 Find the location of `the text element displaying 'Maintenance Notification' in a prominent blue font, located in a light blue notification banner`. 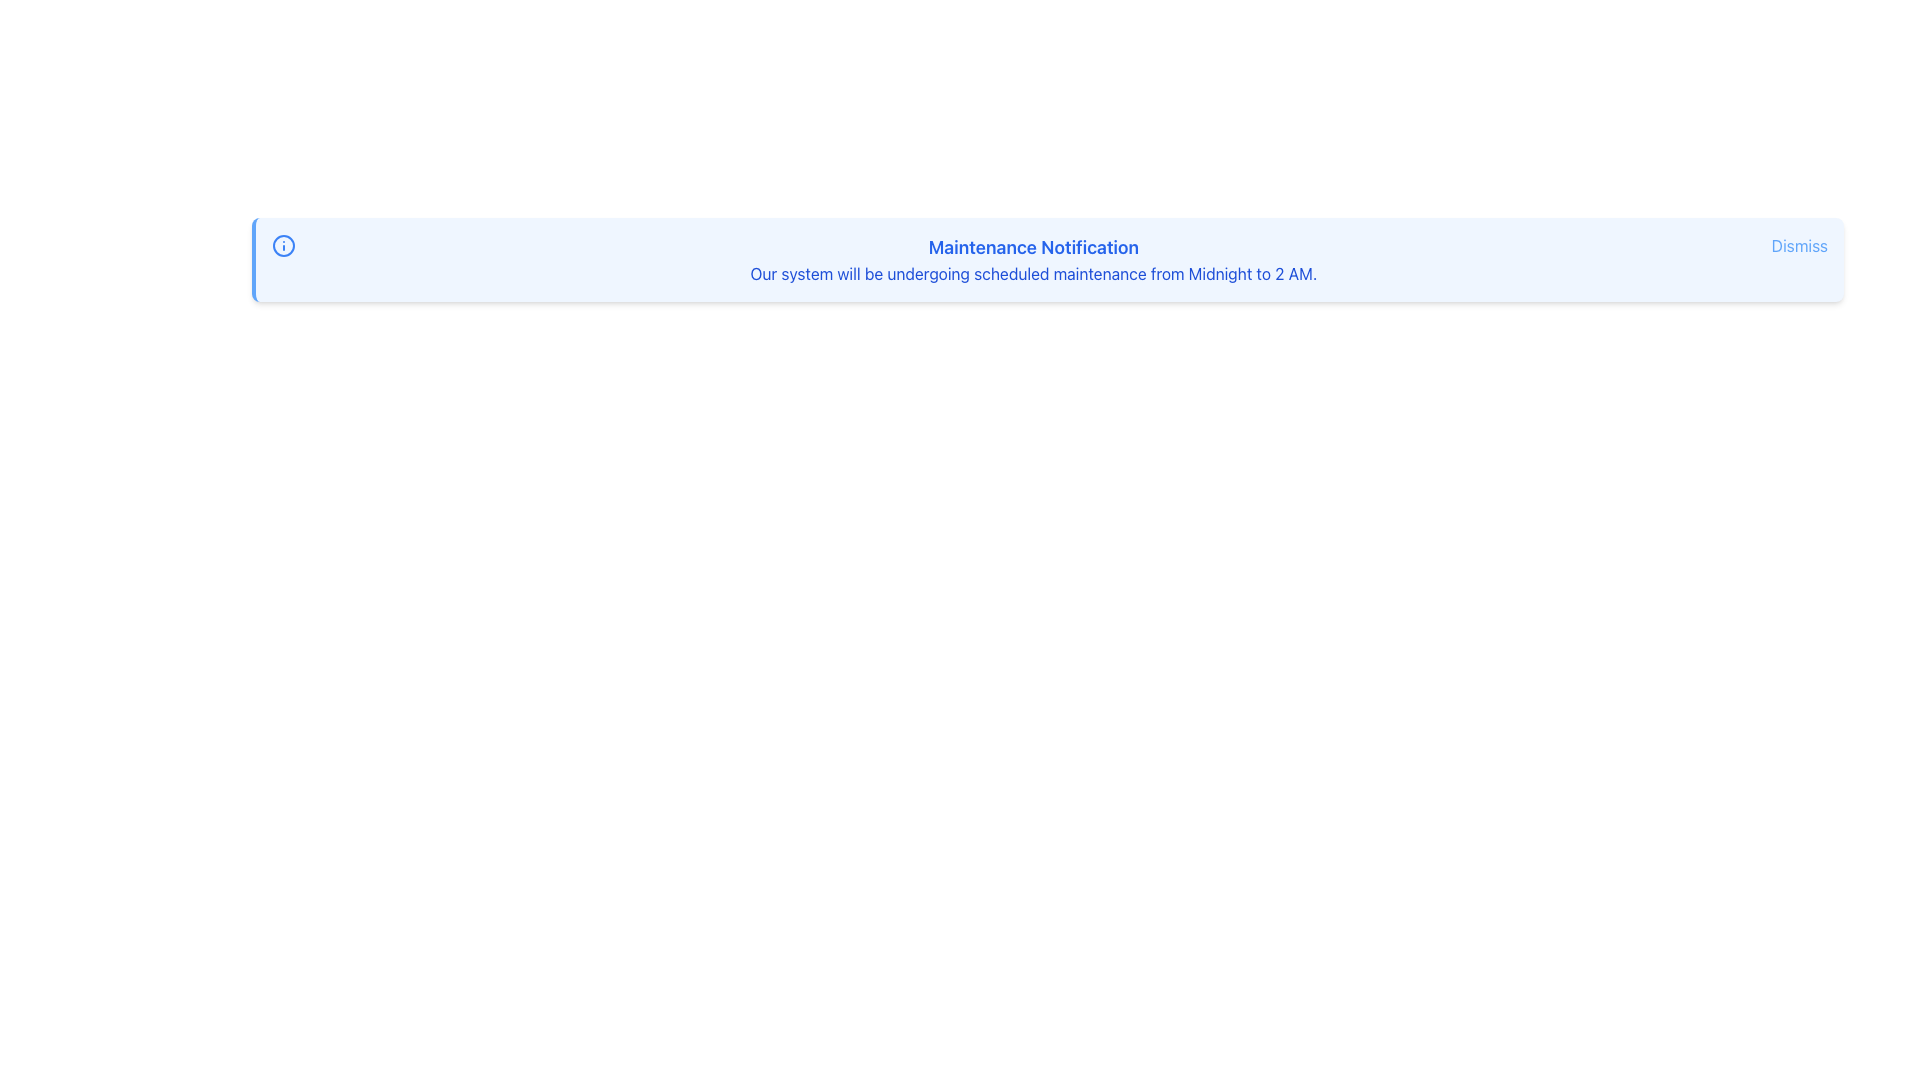

the text element displaying 'Maintenance Notification' in a prominent blue font, located in a light blue notification banner is located at coordinates (1033, 246).